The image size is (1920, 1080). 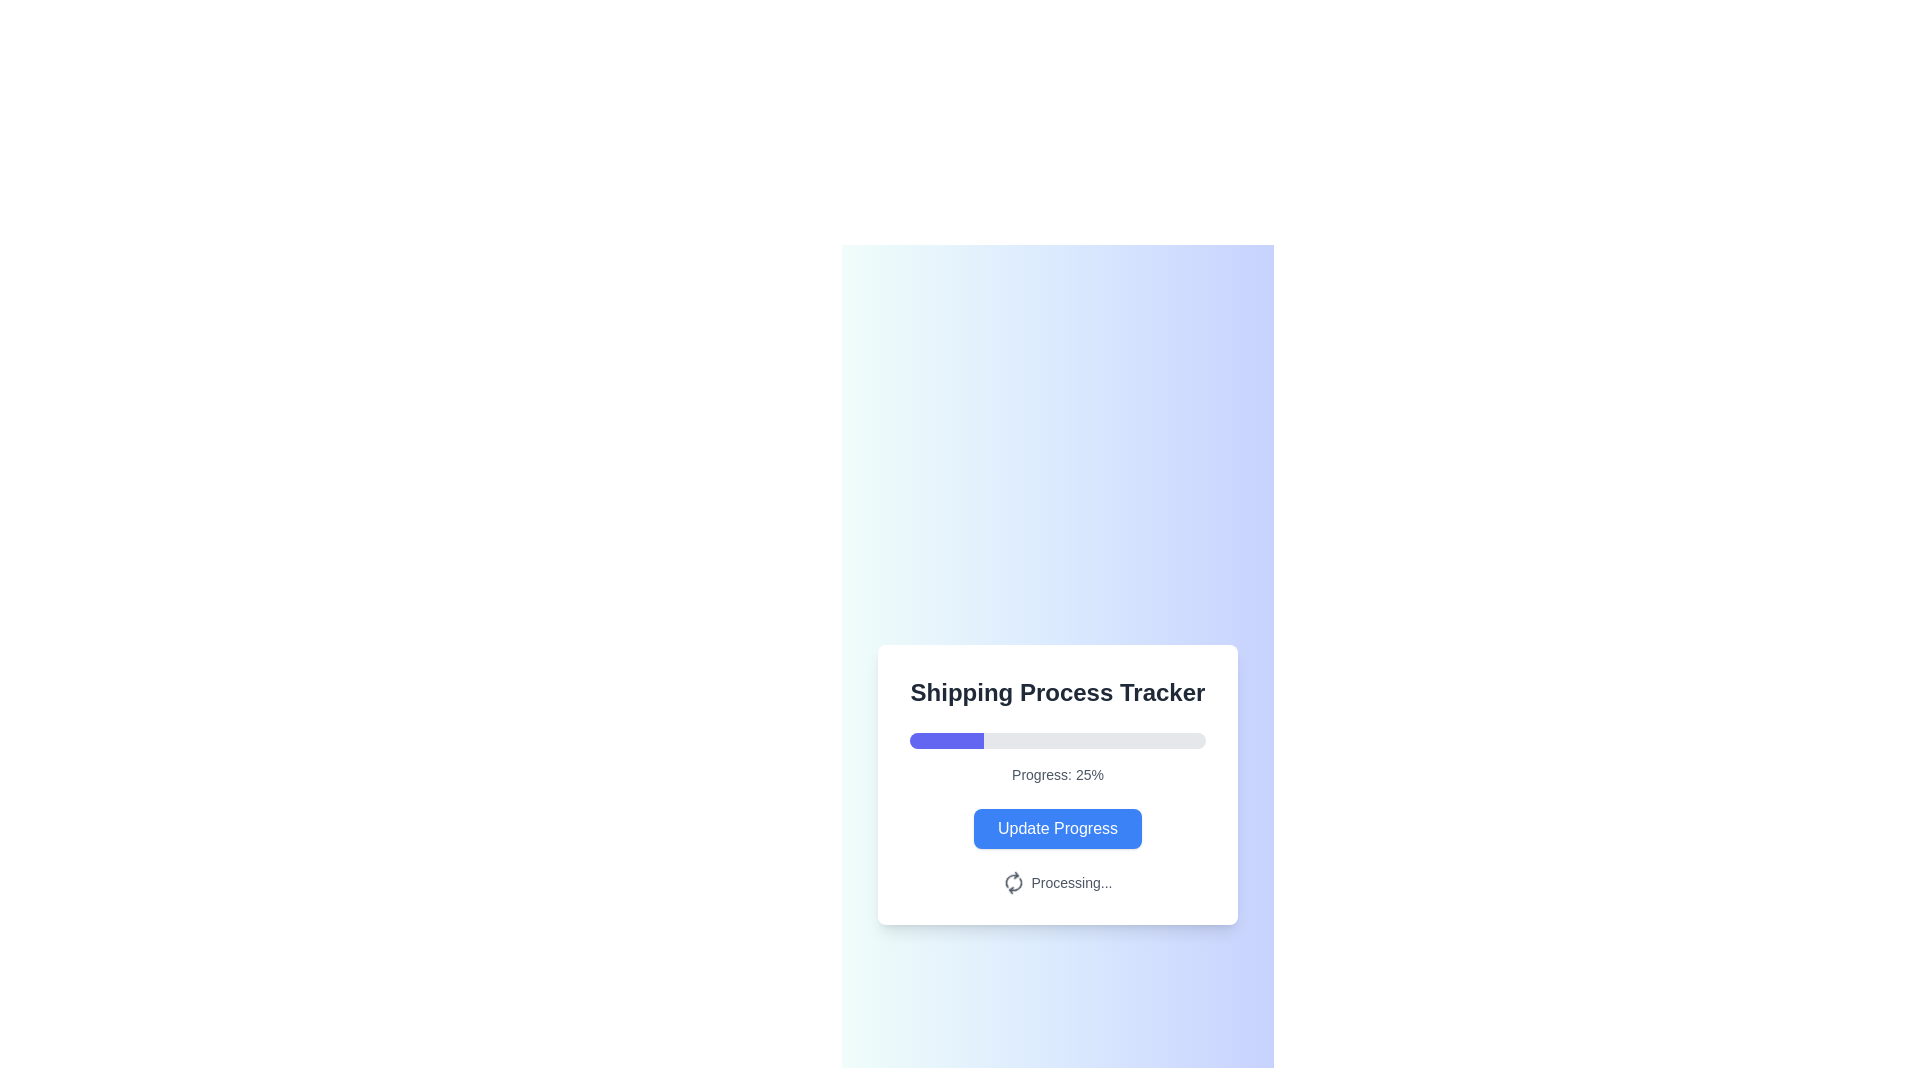 I want to click on the spinning animation icon located in the lower portion of the interface, directly below the 'Update Progress' button, which represents an ongoing process, so click(x=1011, y=878).